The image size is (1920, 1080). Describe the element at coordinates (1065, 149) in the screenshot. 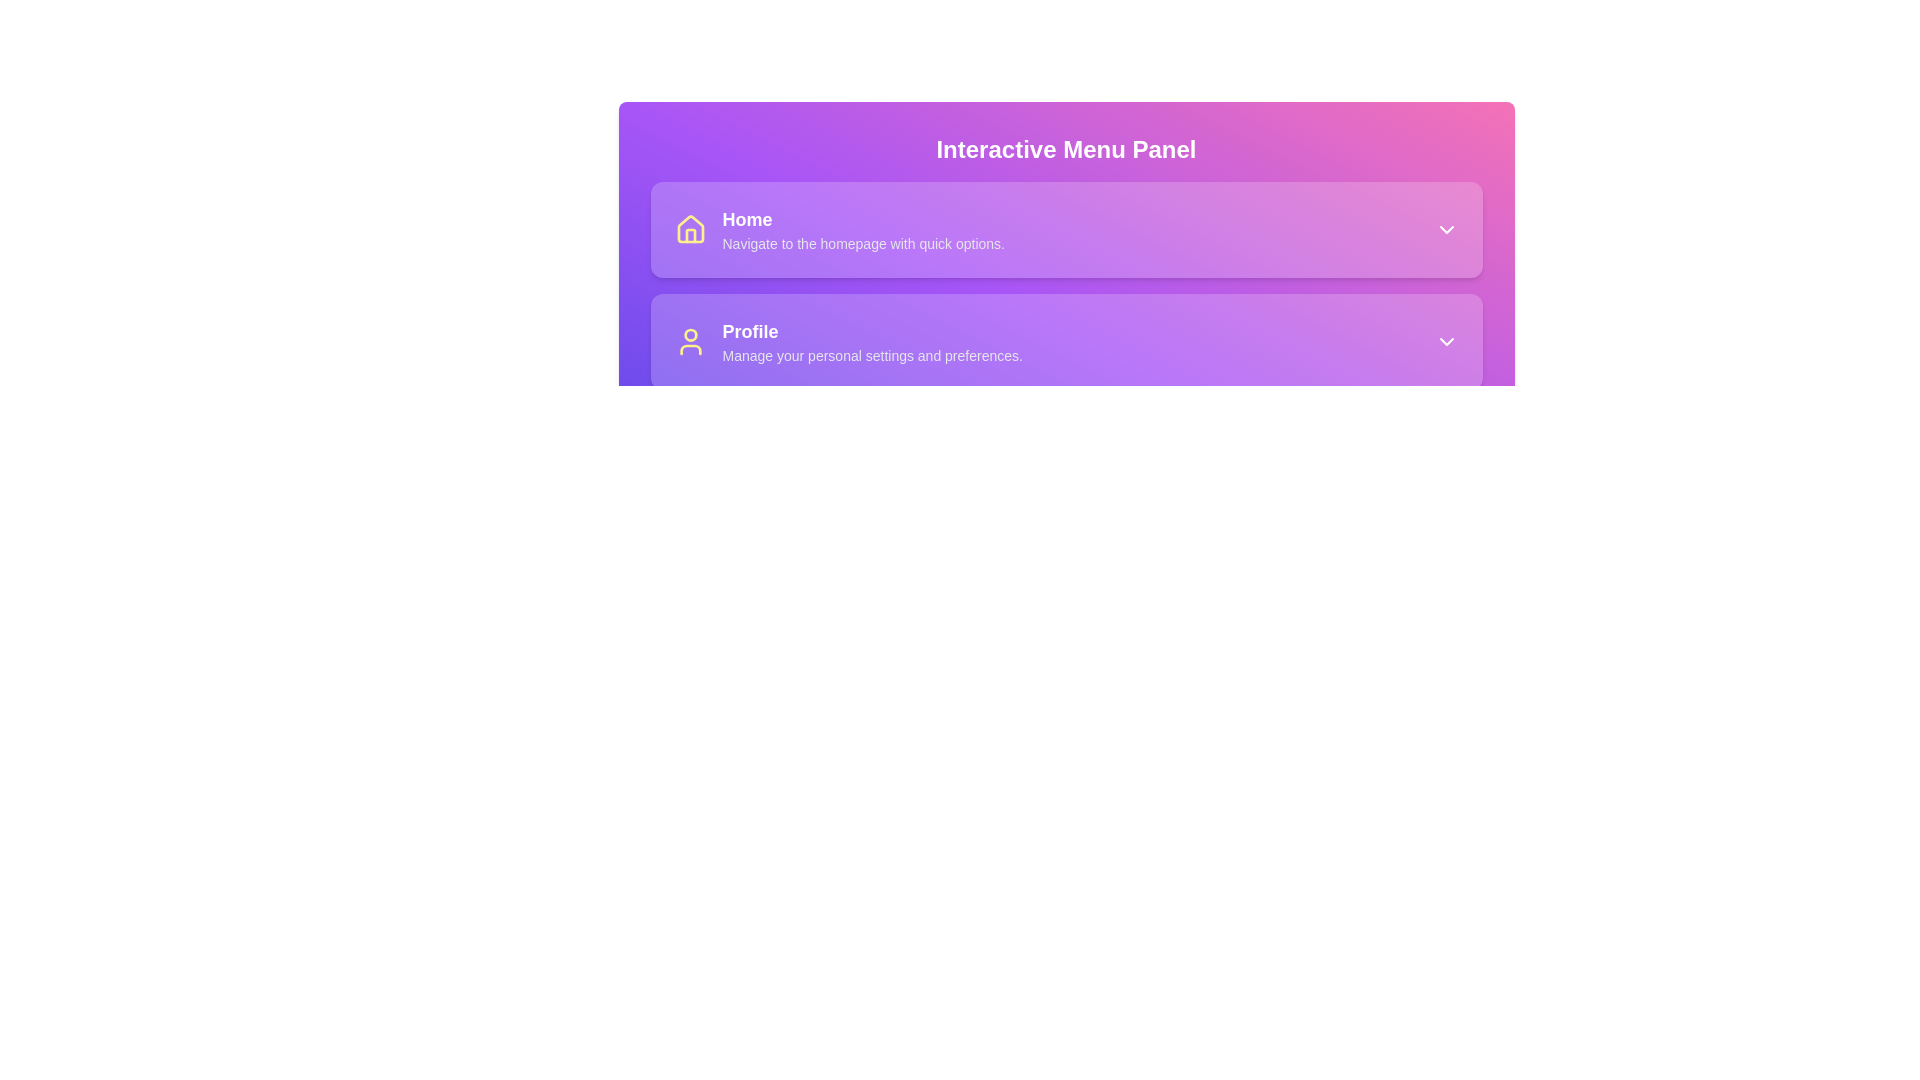

I see `the Text Label that serves as the title for the menu panel, located above the sections for 'Home' and 'Profile'` at that location.